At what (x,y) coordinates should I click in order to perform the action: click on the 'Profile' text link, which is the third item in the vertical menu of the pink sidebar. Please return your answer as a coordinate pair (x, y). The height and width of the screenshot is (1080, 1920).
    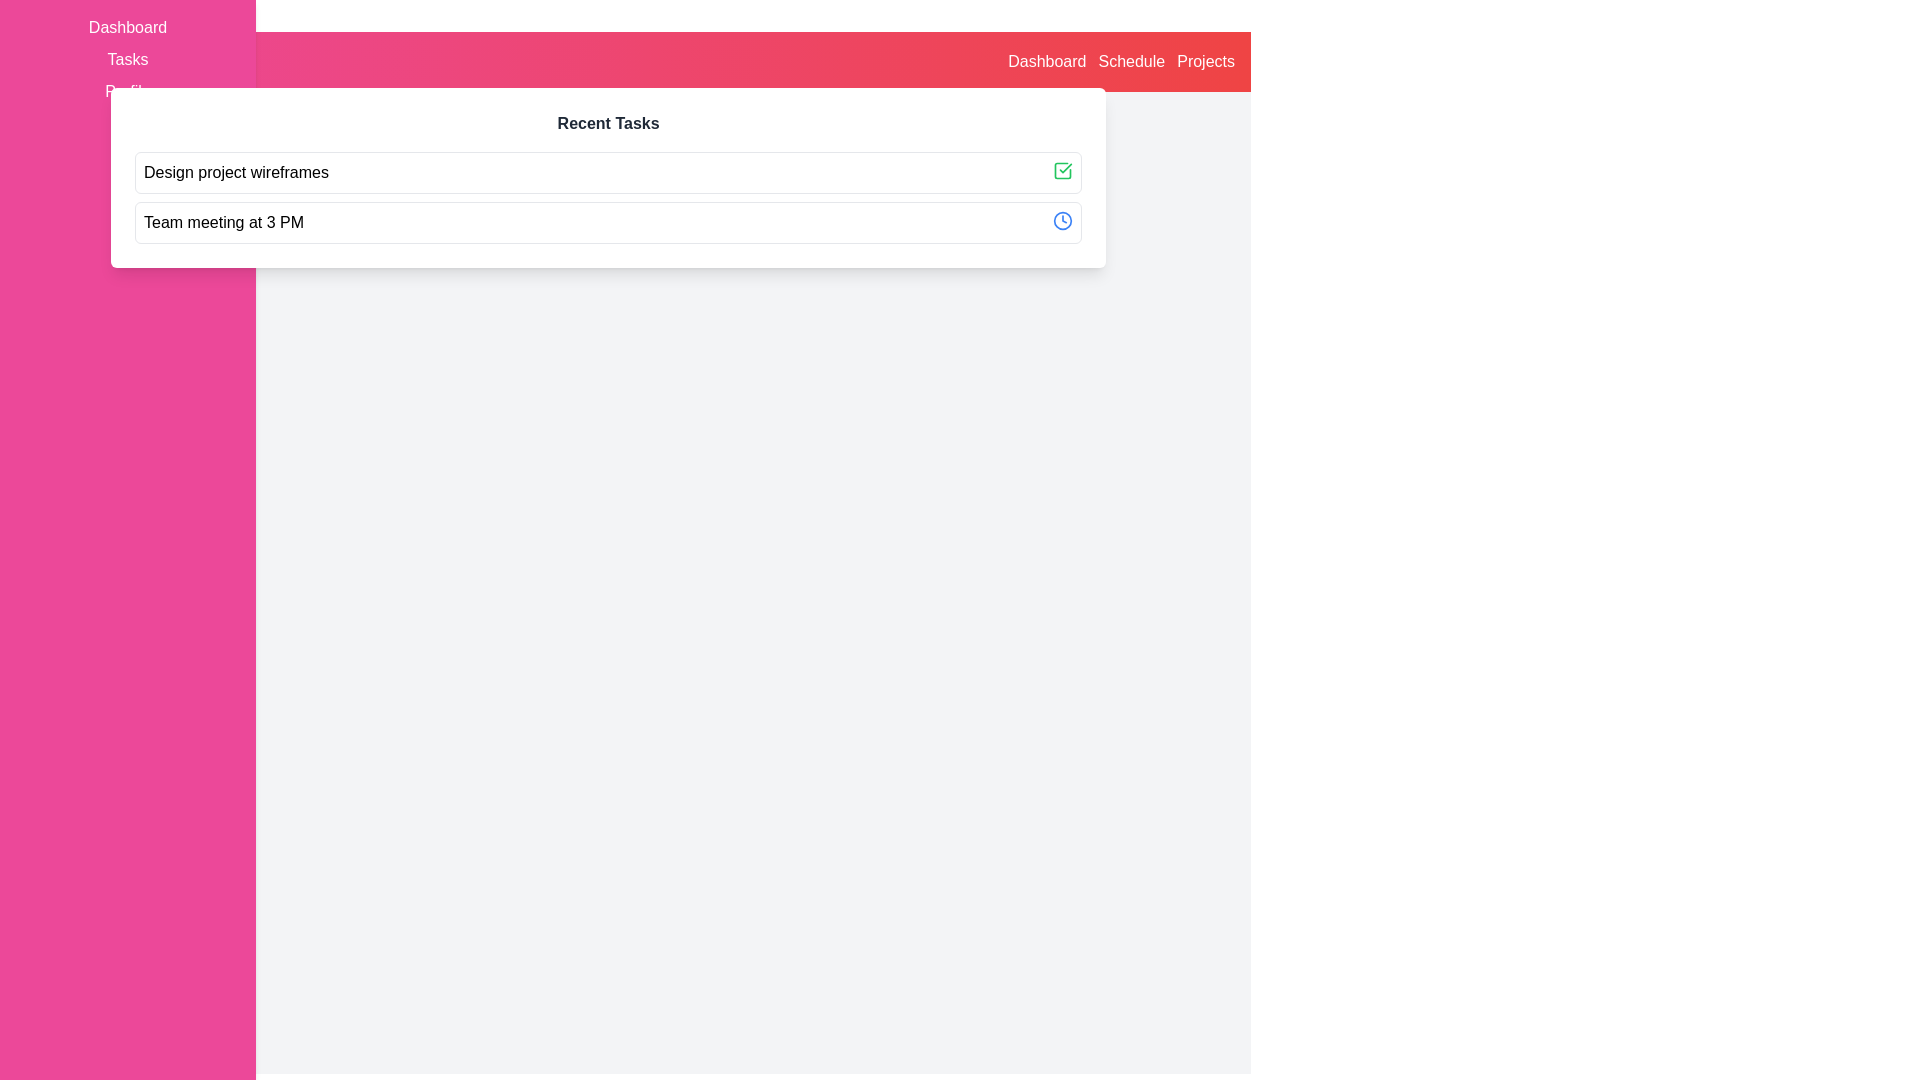
    Looking at the image, I should click on (127, 92).